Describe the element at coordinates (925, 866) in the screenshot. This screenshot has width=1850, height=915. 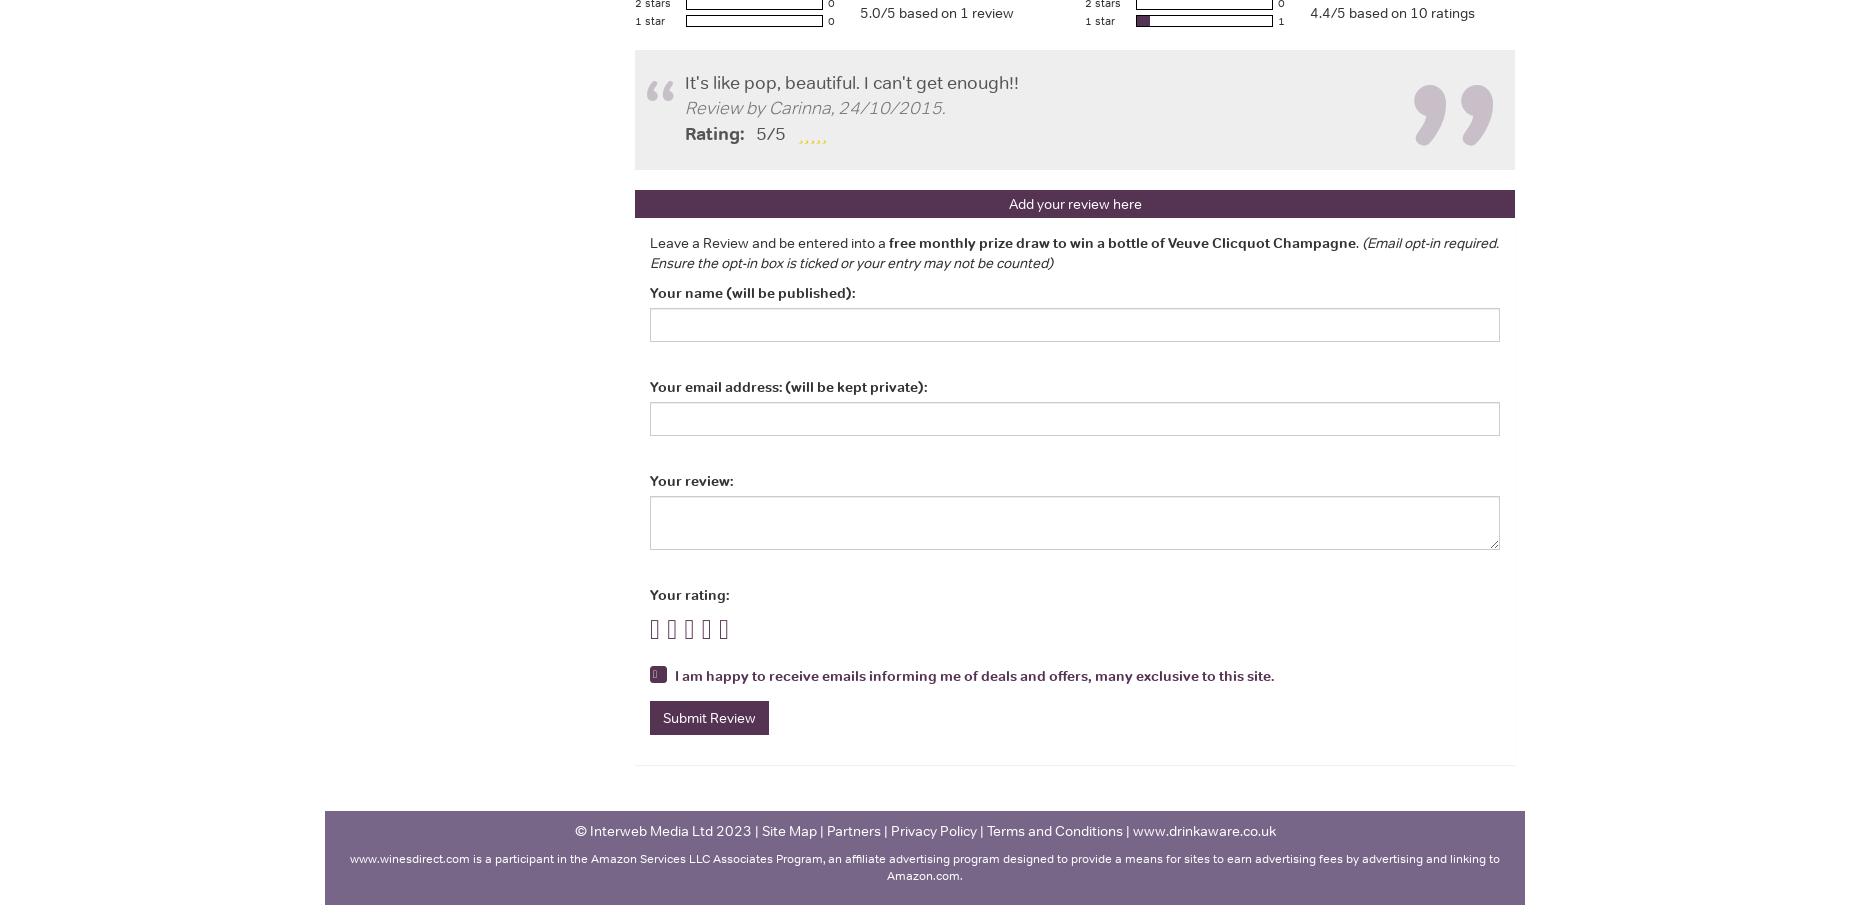
I see `'www.winesdirect.com ﻿﻿is a participant in the Amazon Services LLC Associates Program, an affiliate advertising program designed to provide a means for sites to earn advertising fees by advertising and linking to Amazon.com.'` at that location.